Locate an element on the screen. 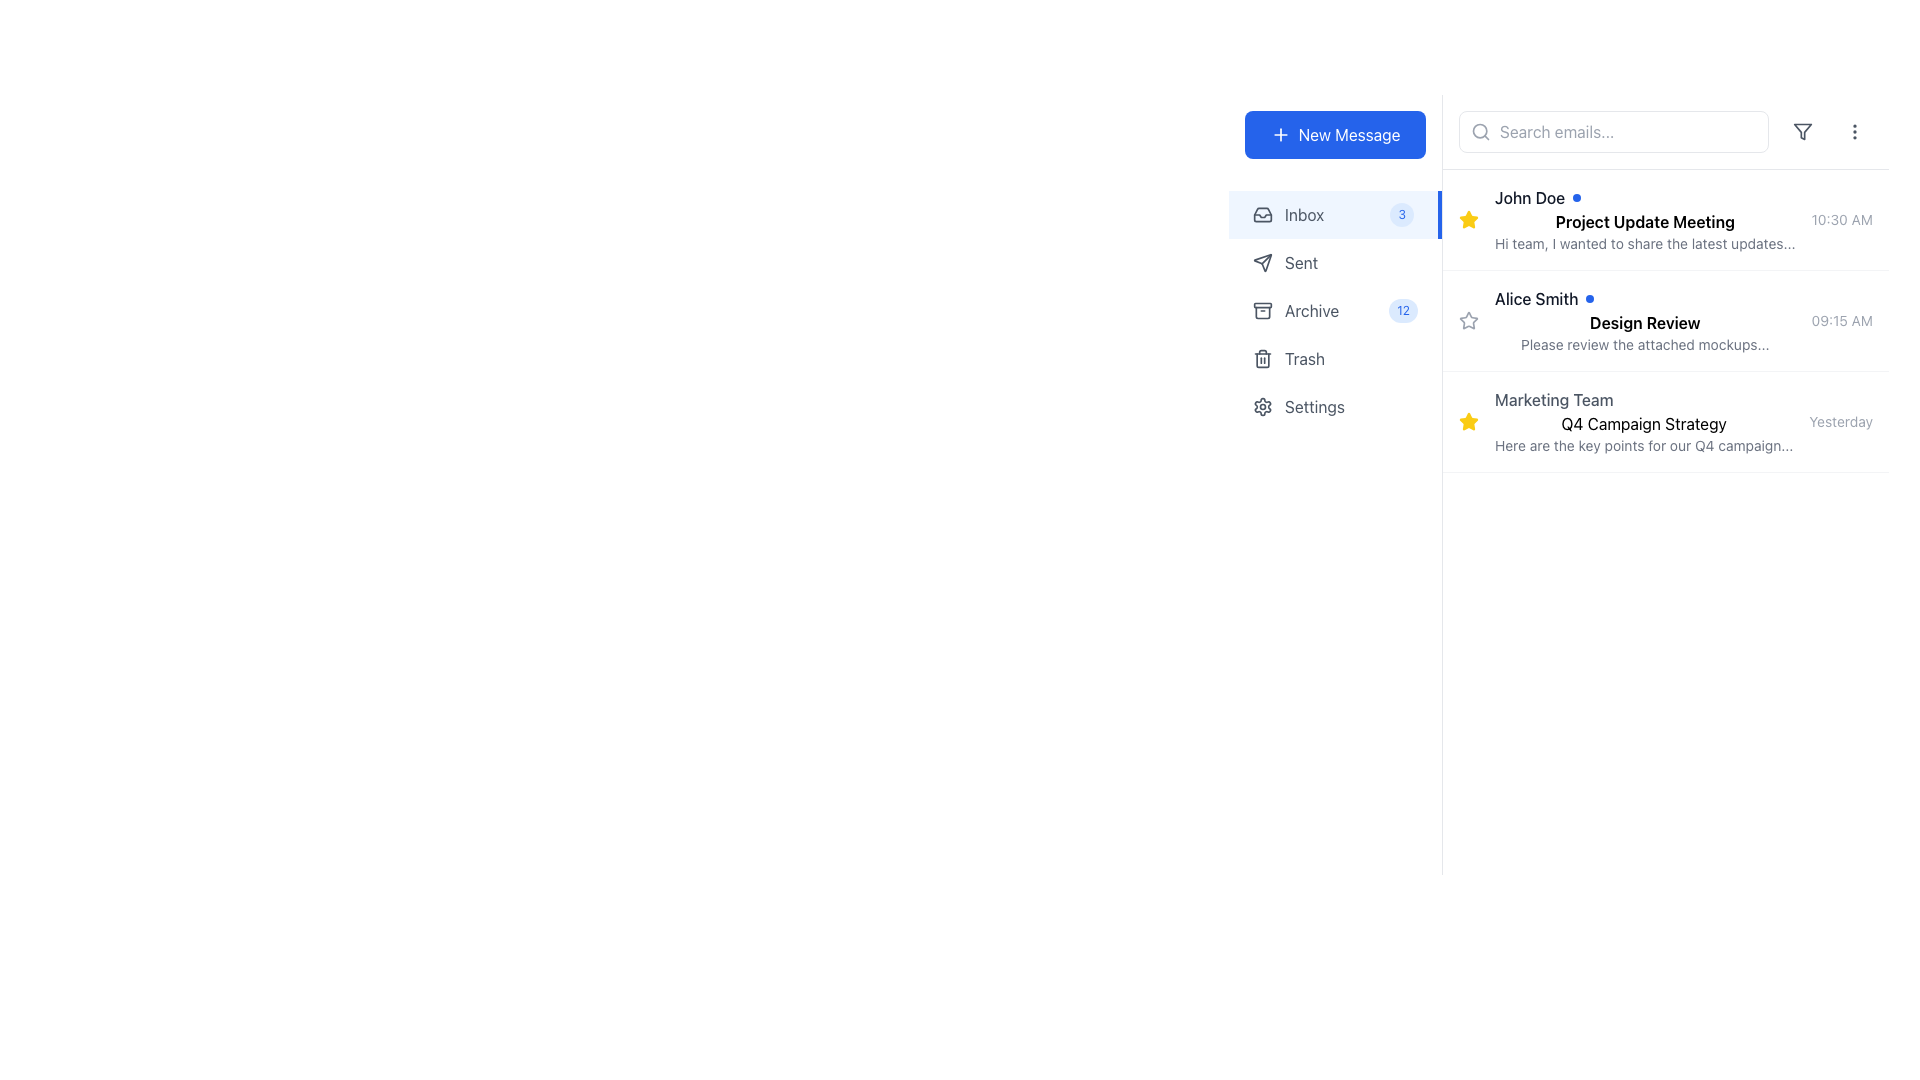 Image resolution: width=1920 pixels, height=1080 pixels. the star-shaped icon located to the left of the 'Design Review' subject title in the second listing under the 'Inbox' section is located at coordinates (1468, 319).